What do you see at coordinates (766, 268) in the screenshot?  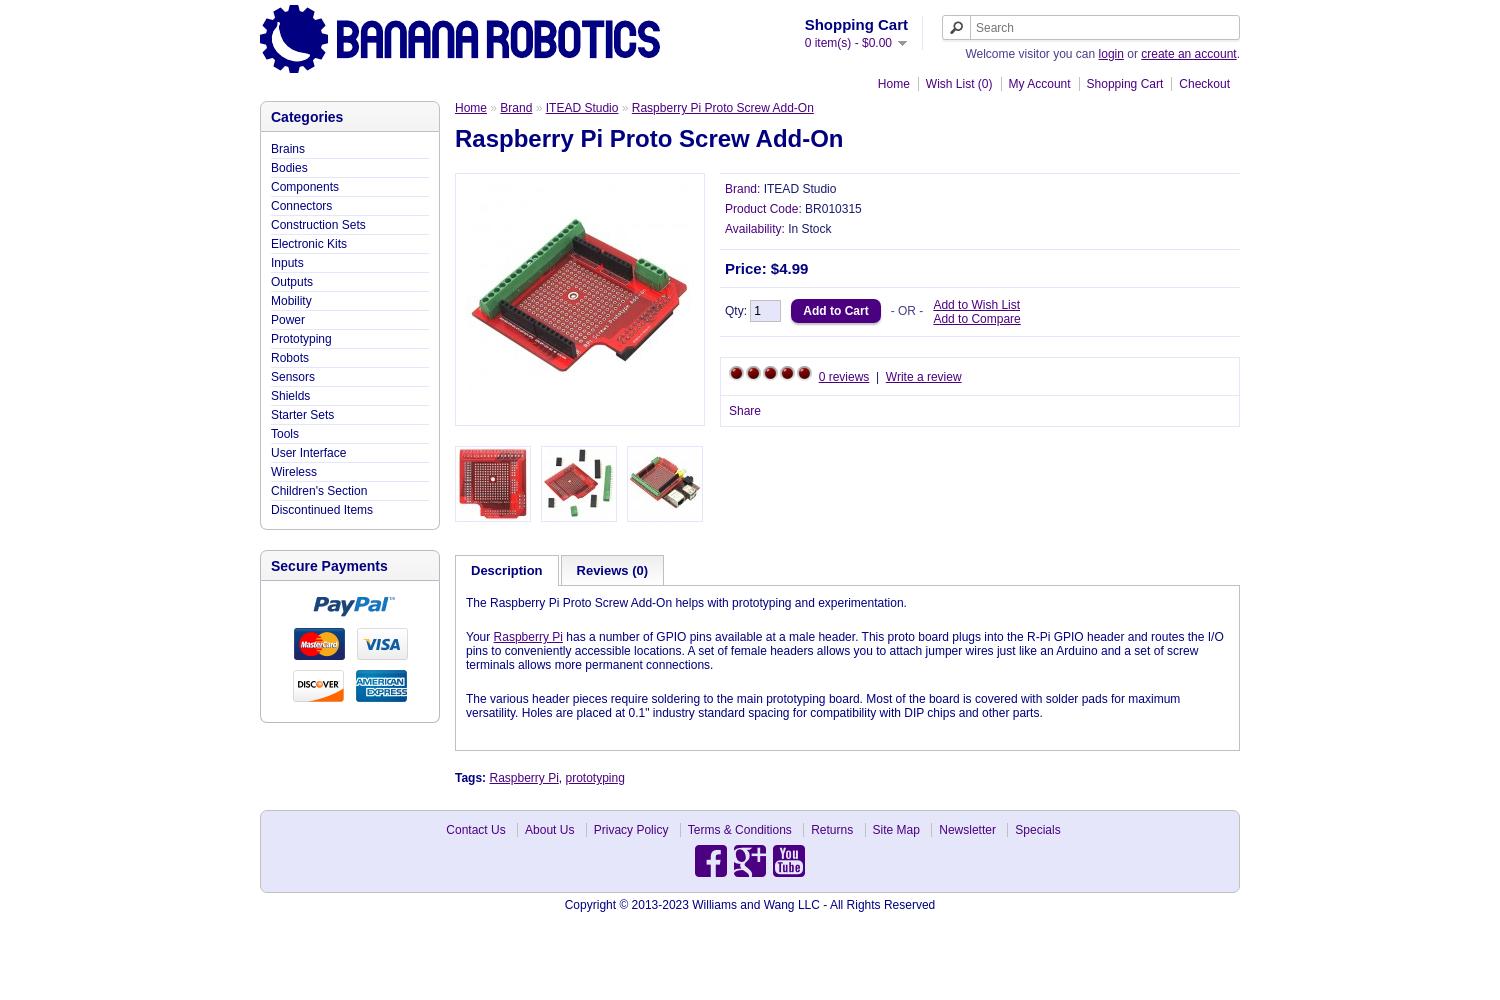 I see `'Price:                $4.99'` at bounding box center [766, 268].